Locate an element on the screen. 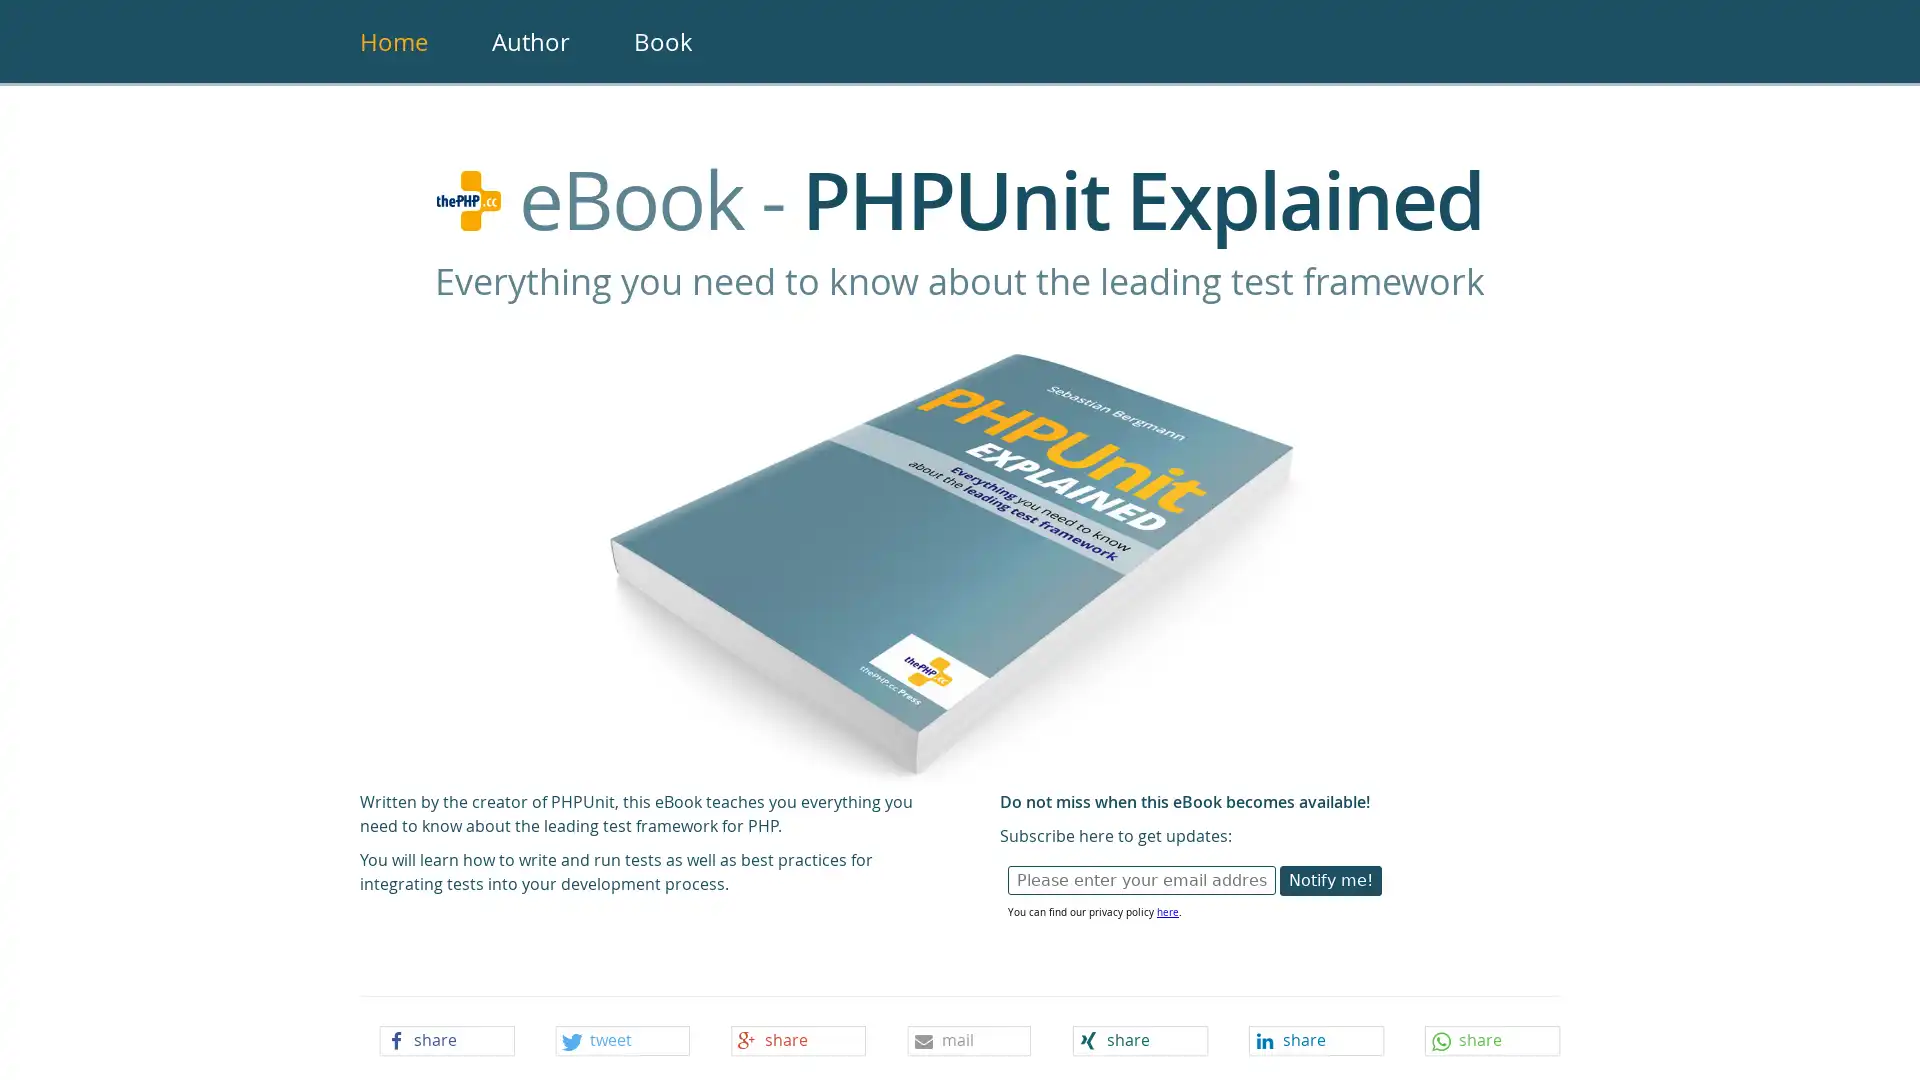 This screenshot has height=1080, width=1920. Share on Facebook is located at coordinates (445, 1040).